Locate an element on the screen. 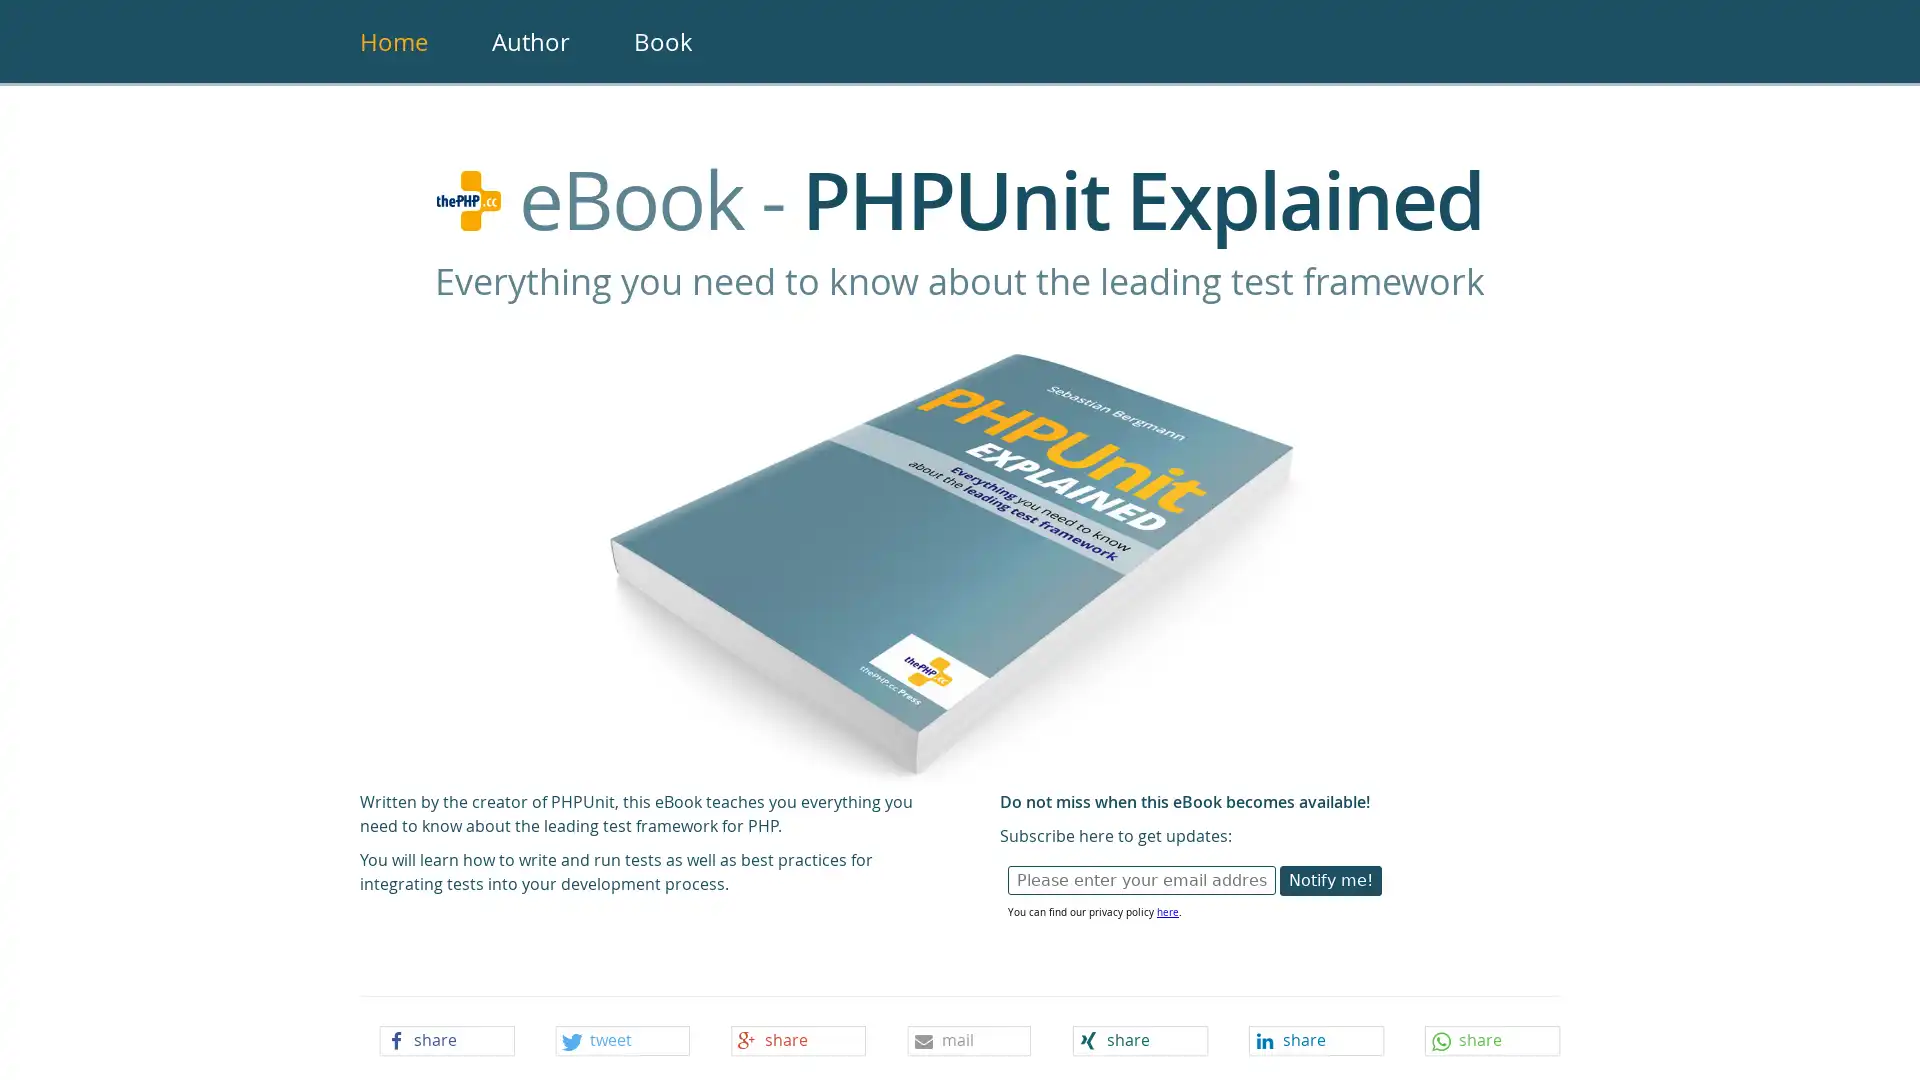 This screenshot has height=1080, width=1920. Share on Facebook is located at coordinates (445, 1040).